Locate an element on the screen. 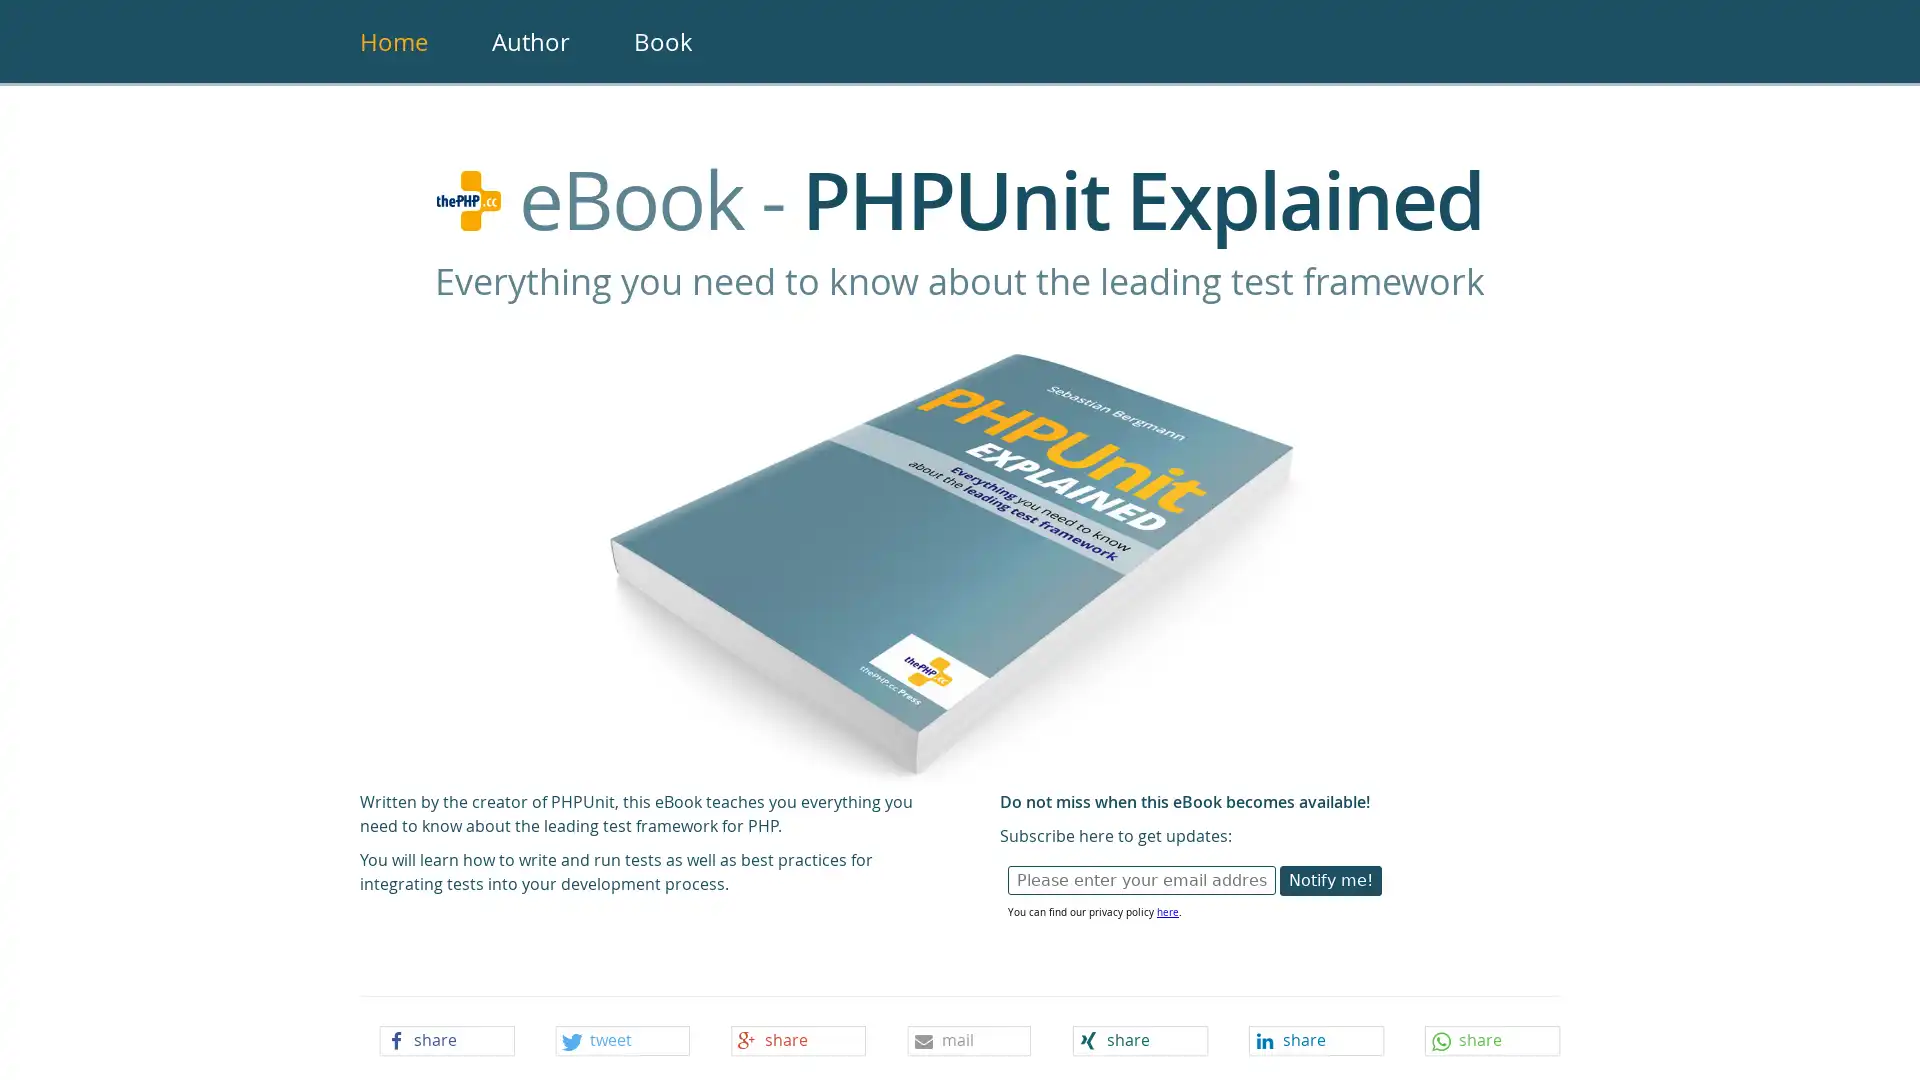 This screenshot has height=1080, width=1920. Share on Facebook is located at coordinates (445, 1040).